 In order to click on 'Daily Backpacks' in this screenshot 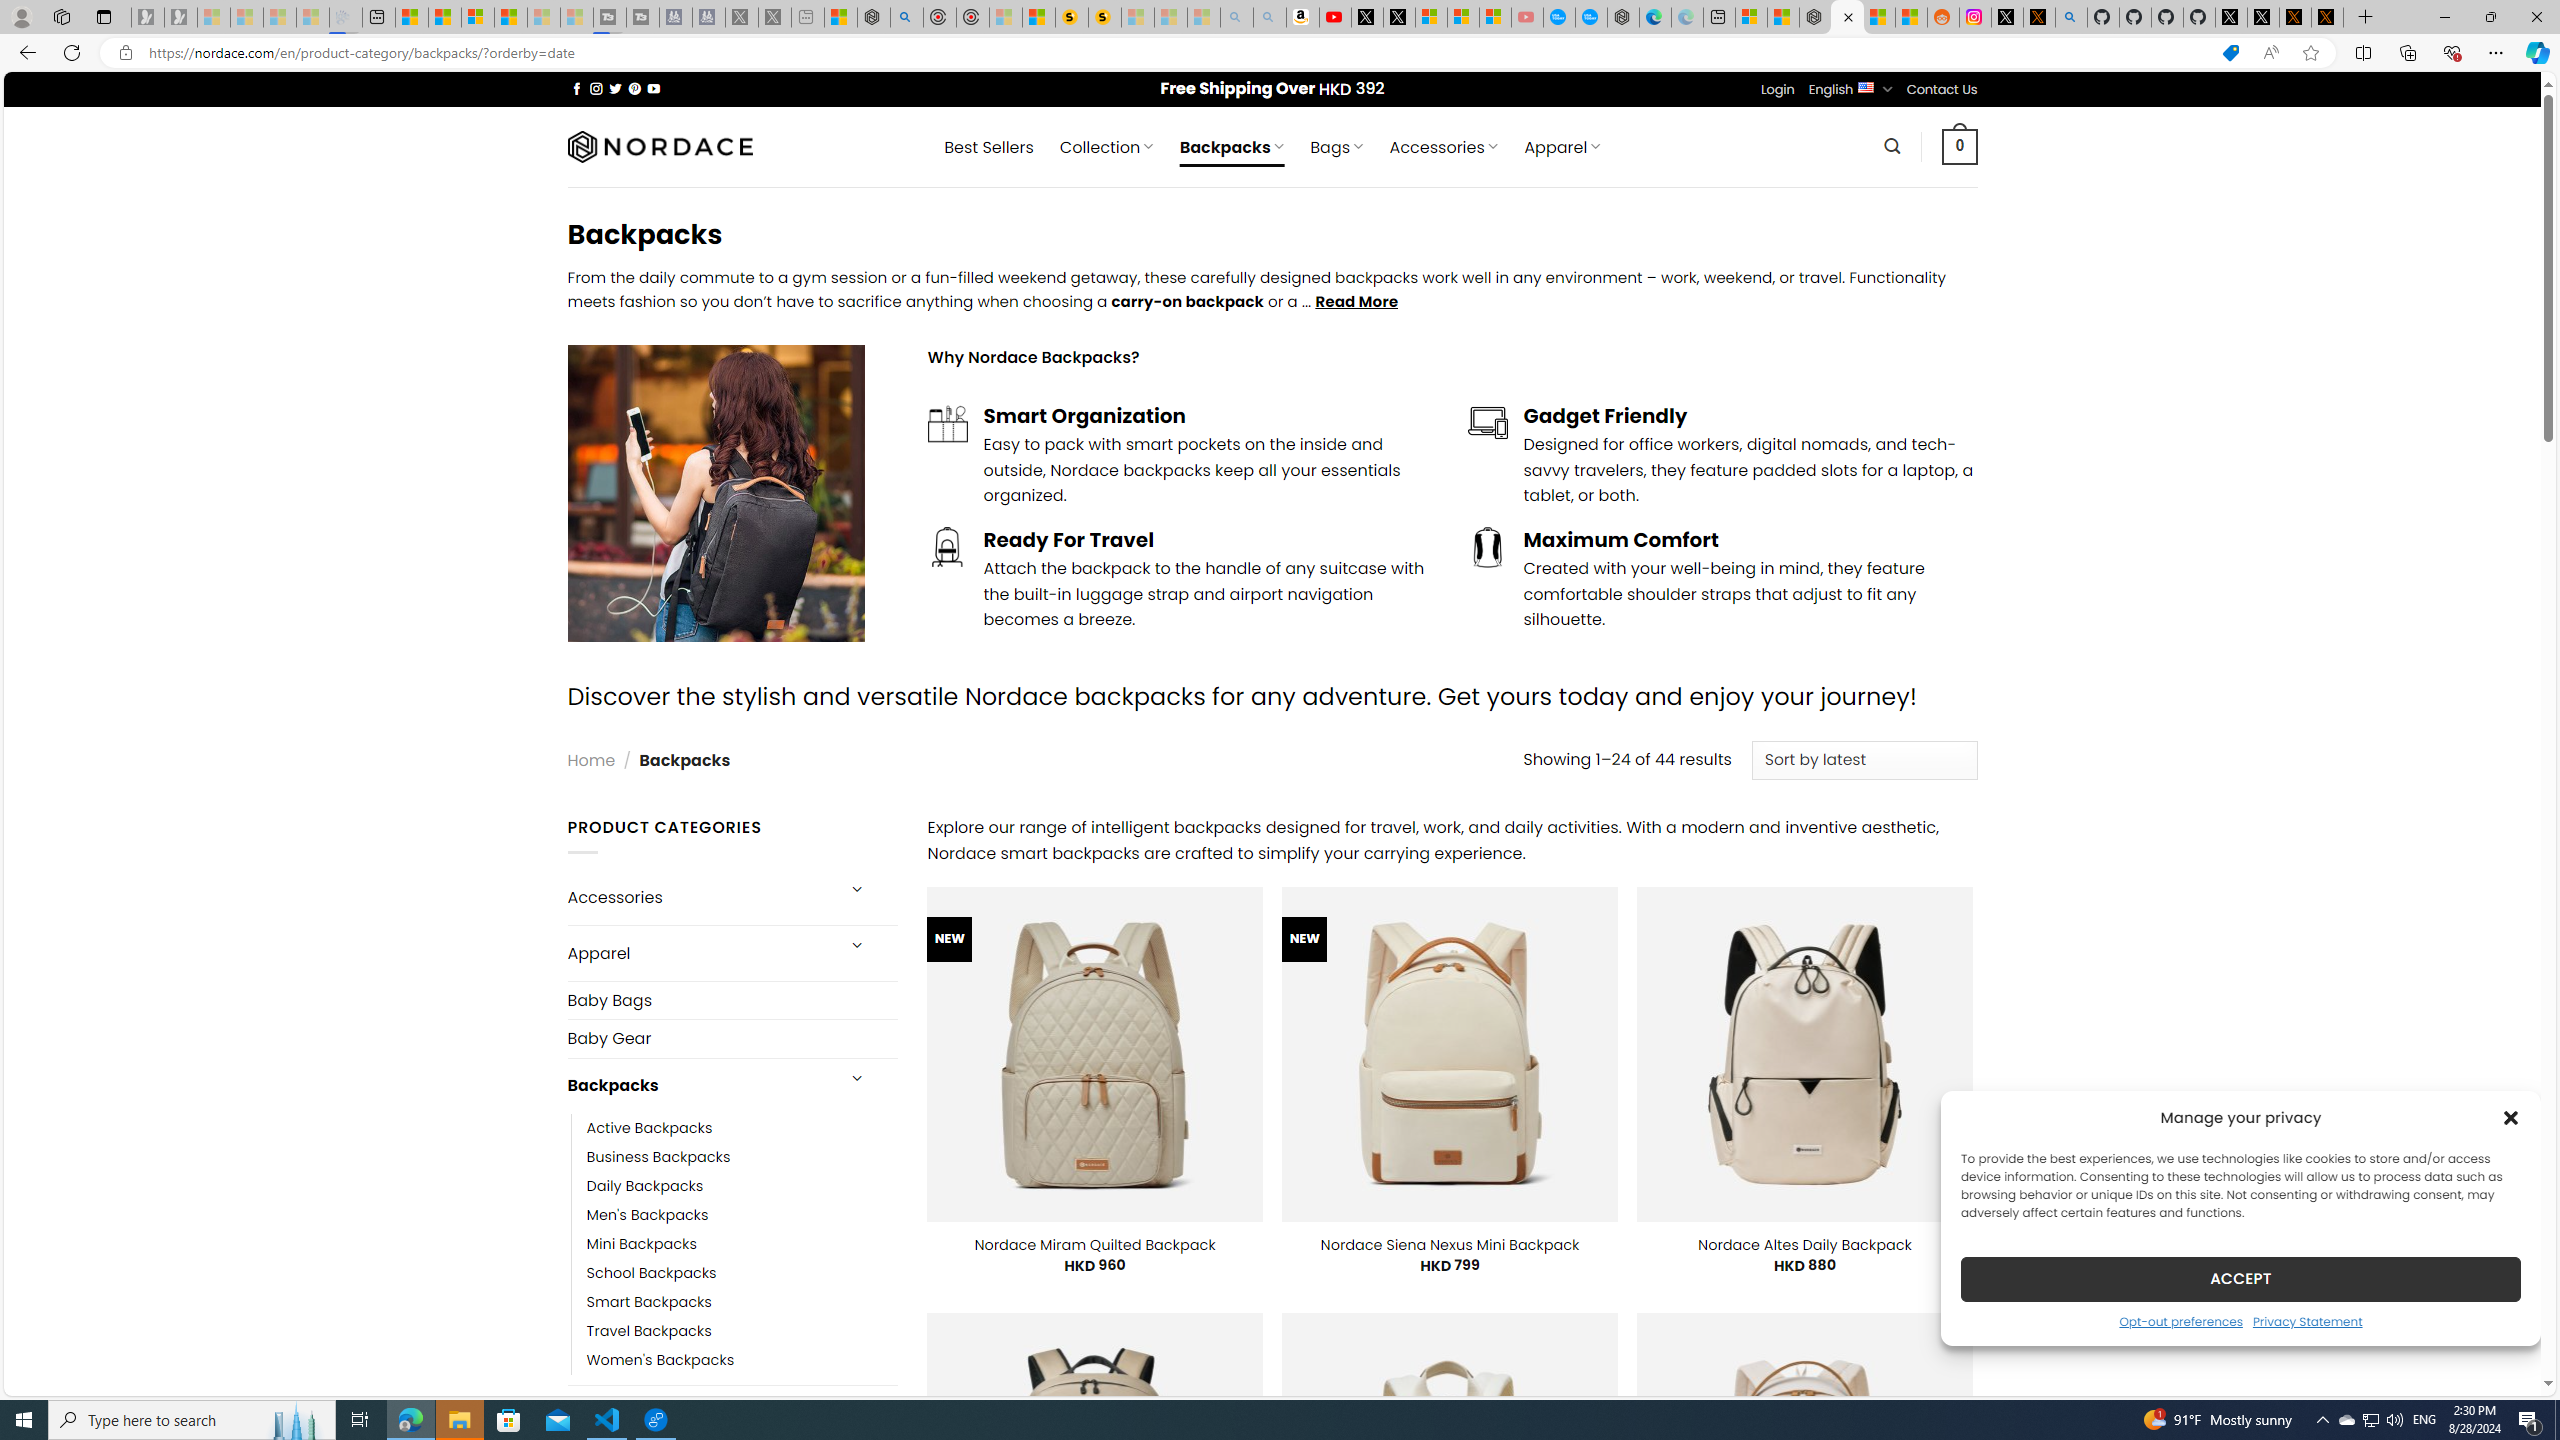, I will do `click(741, 1184)`.